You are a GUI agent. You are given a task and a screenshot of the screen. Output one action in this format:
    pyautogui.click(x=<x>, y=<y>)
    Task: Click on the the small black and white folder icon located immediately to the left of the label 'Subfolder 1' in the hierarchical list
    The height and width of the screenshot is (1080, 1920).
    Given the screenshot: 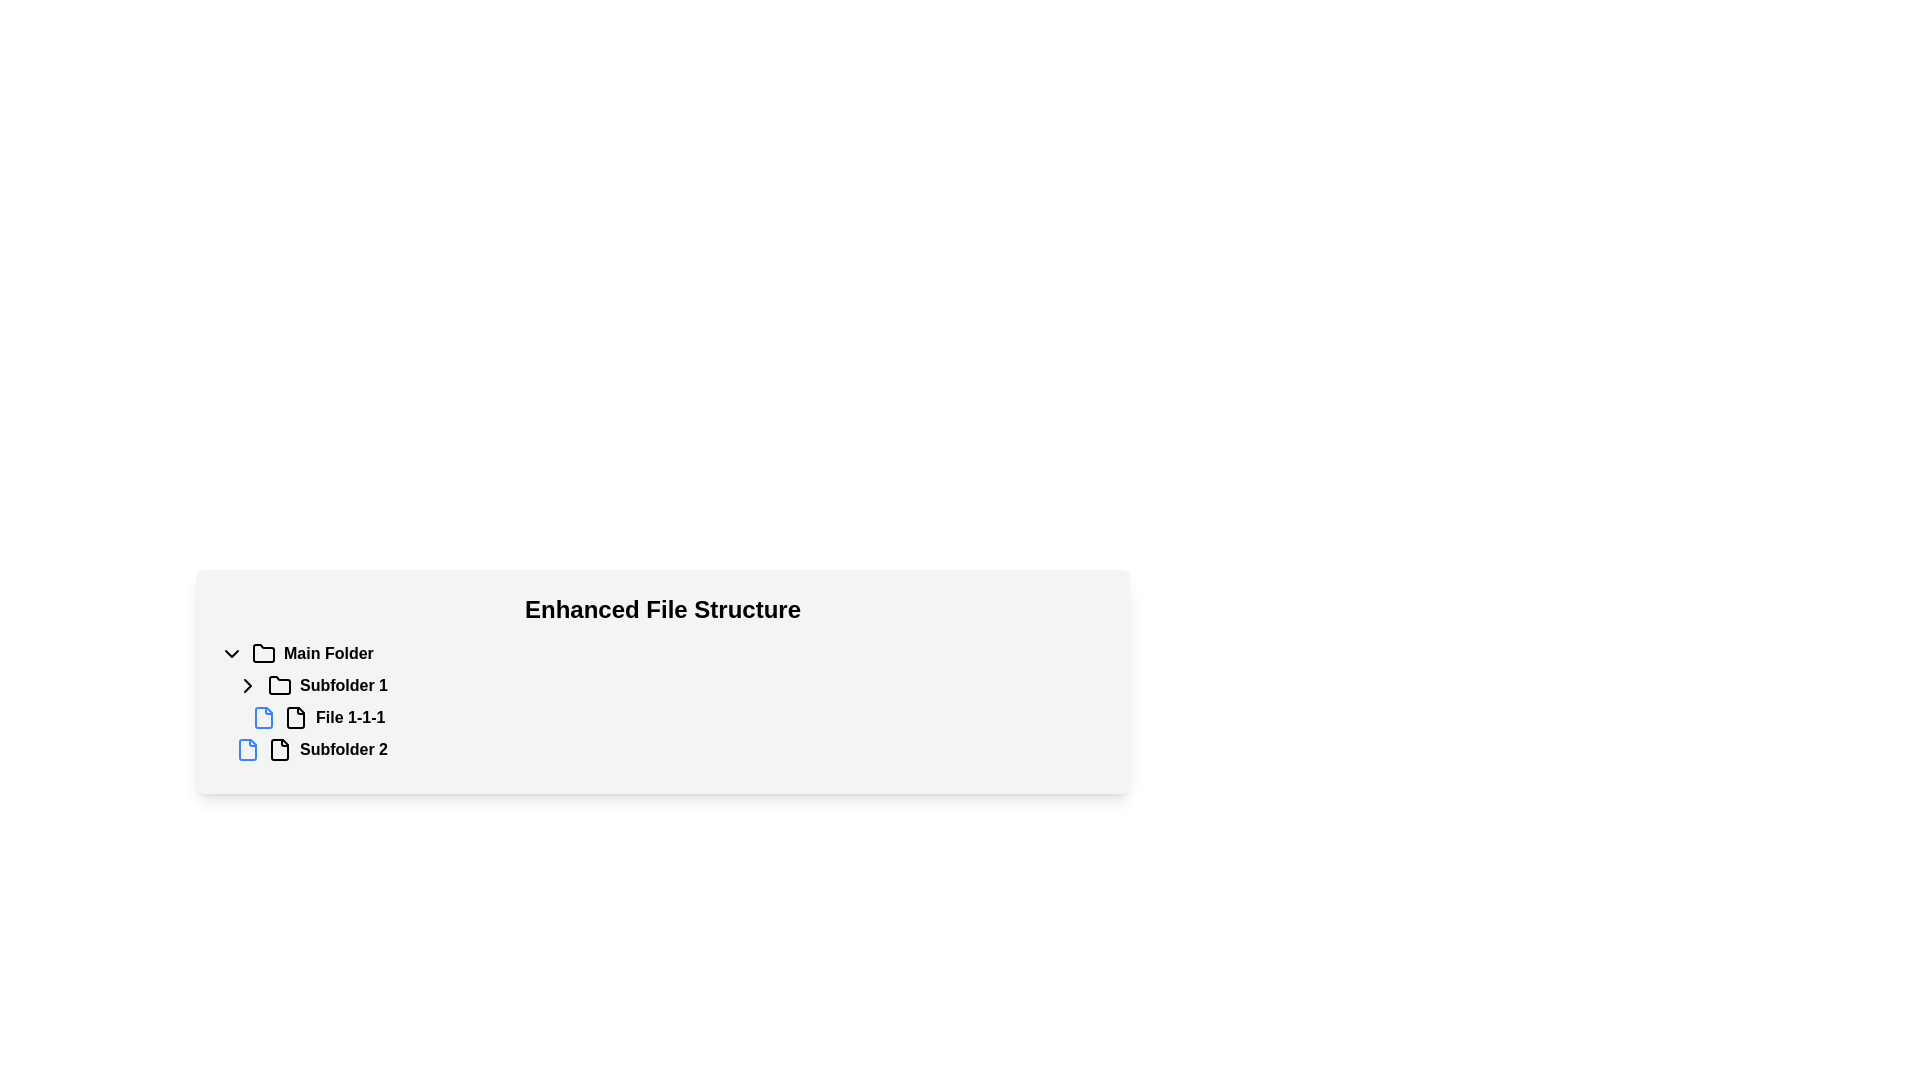 What is the action you would take?
    pyautogui.click(x=278, y=685)
    